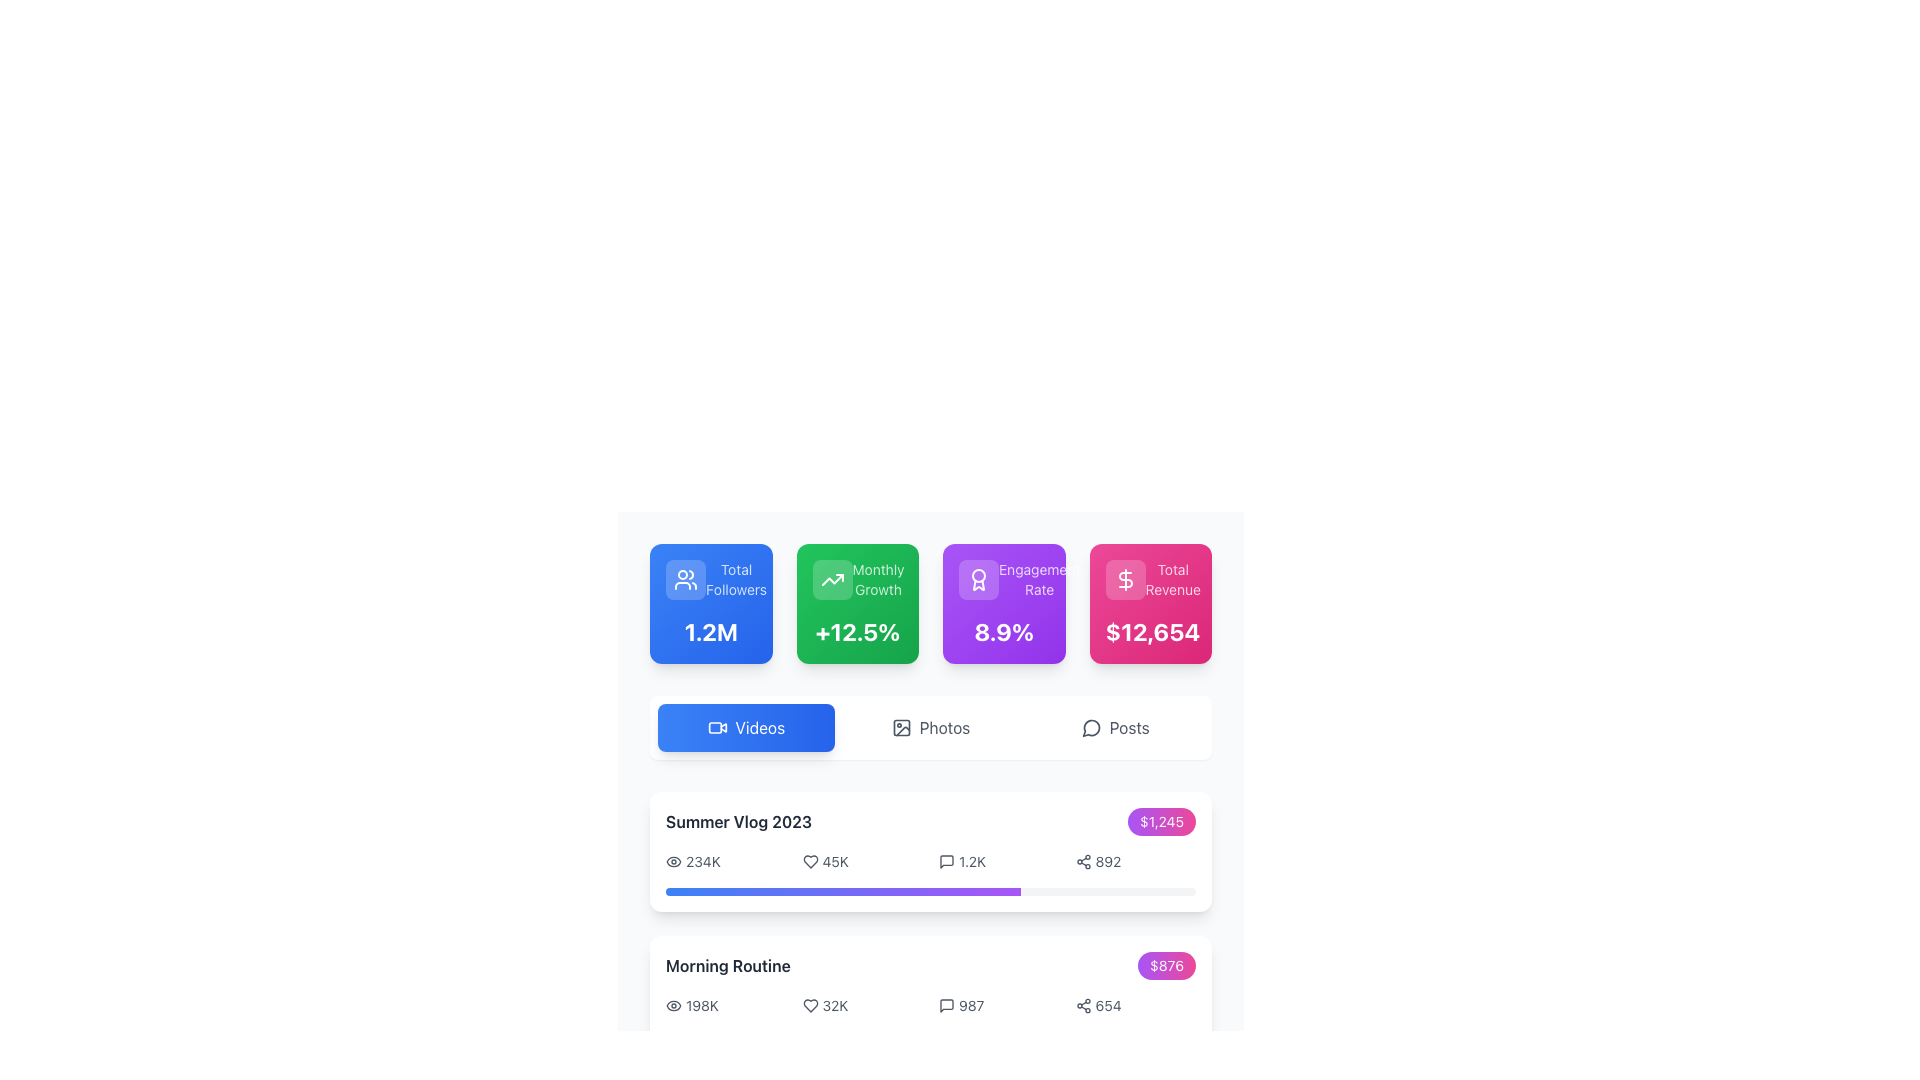 This screenshot has height=1080, width=1920. What do you see at coordinates (1150, 632) in the screenshot?
I see `the text display that shows the total revenue value, located at the bottom section of the fourth card on the dashboard interface, beneath the smaller text labeled 'Total Revenue'` at bounding box center [1150, 632].